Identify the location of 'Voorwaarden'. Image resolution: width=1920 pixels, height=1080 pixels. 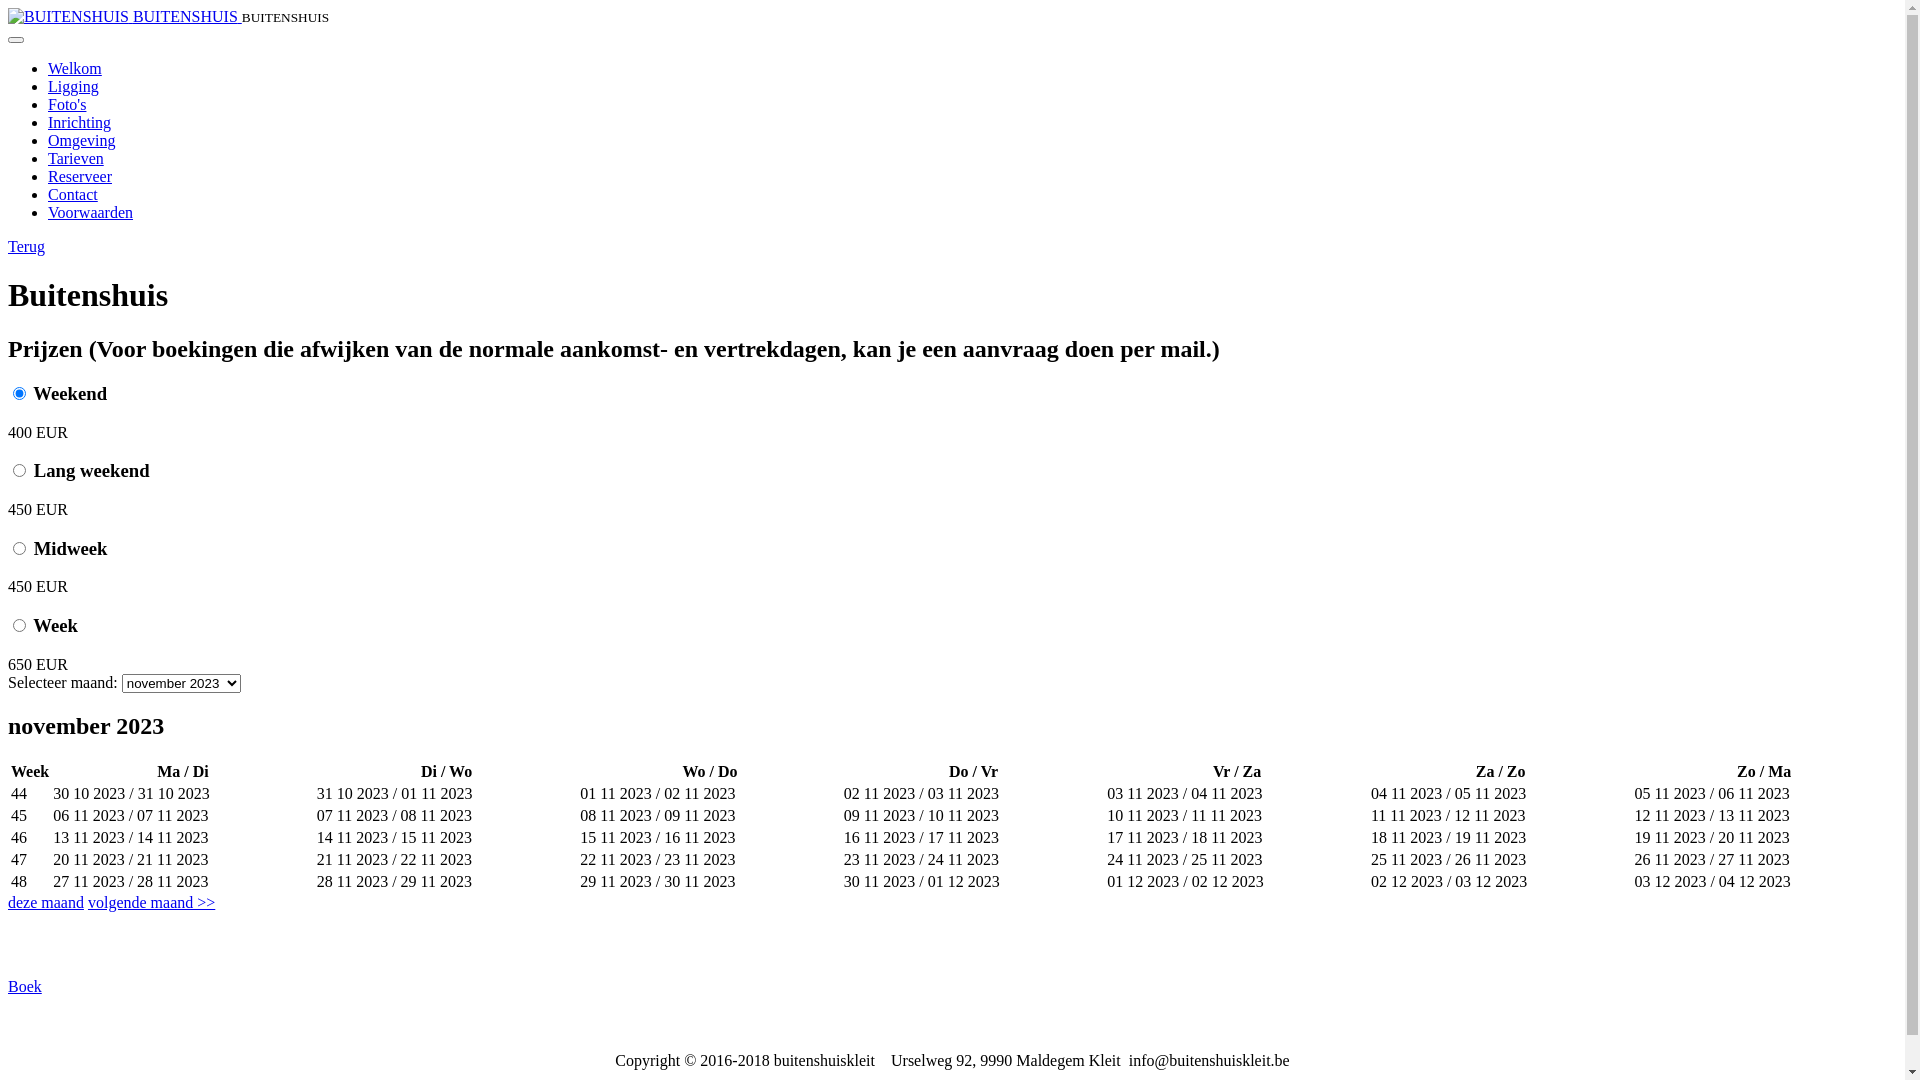
(48, 212).